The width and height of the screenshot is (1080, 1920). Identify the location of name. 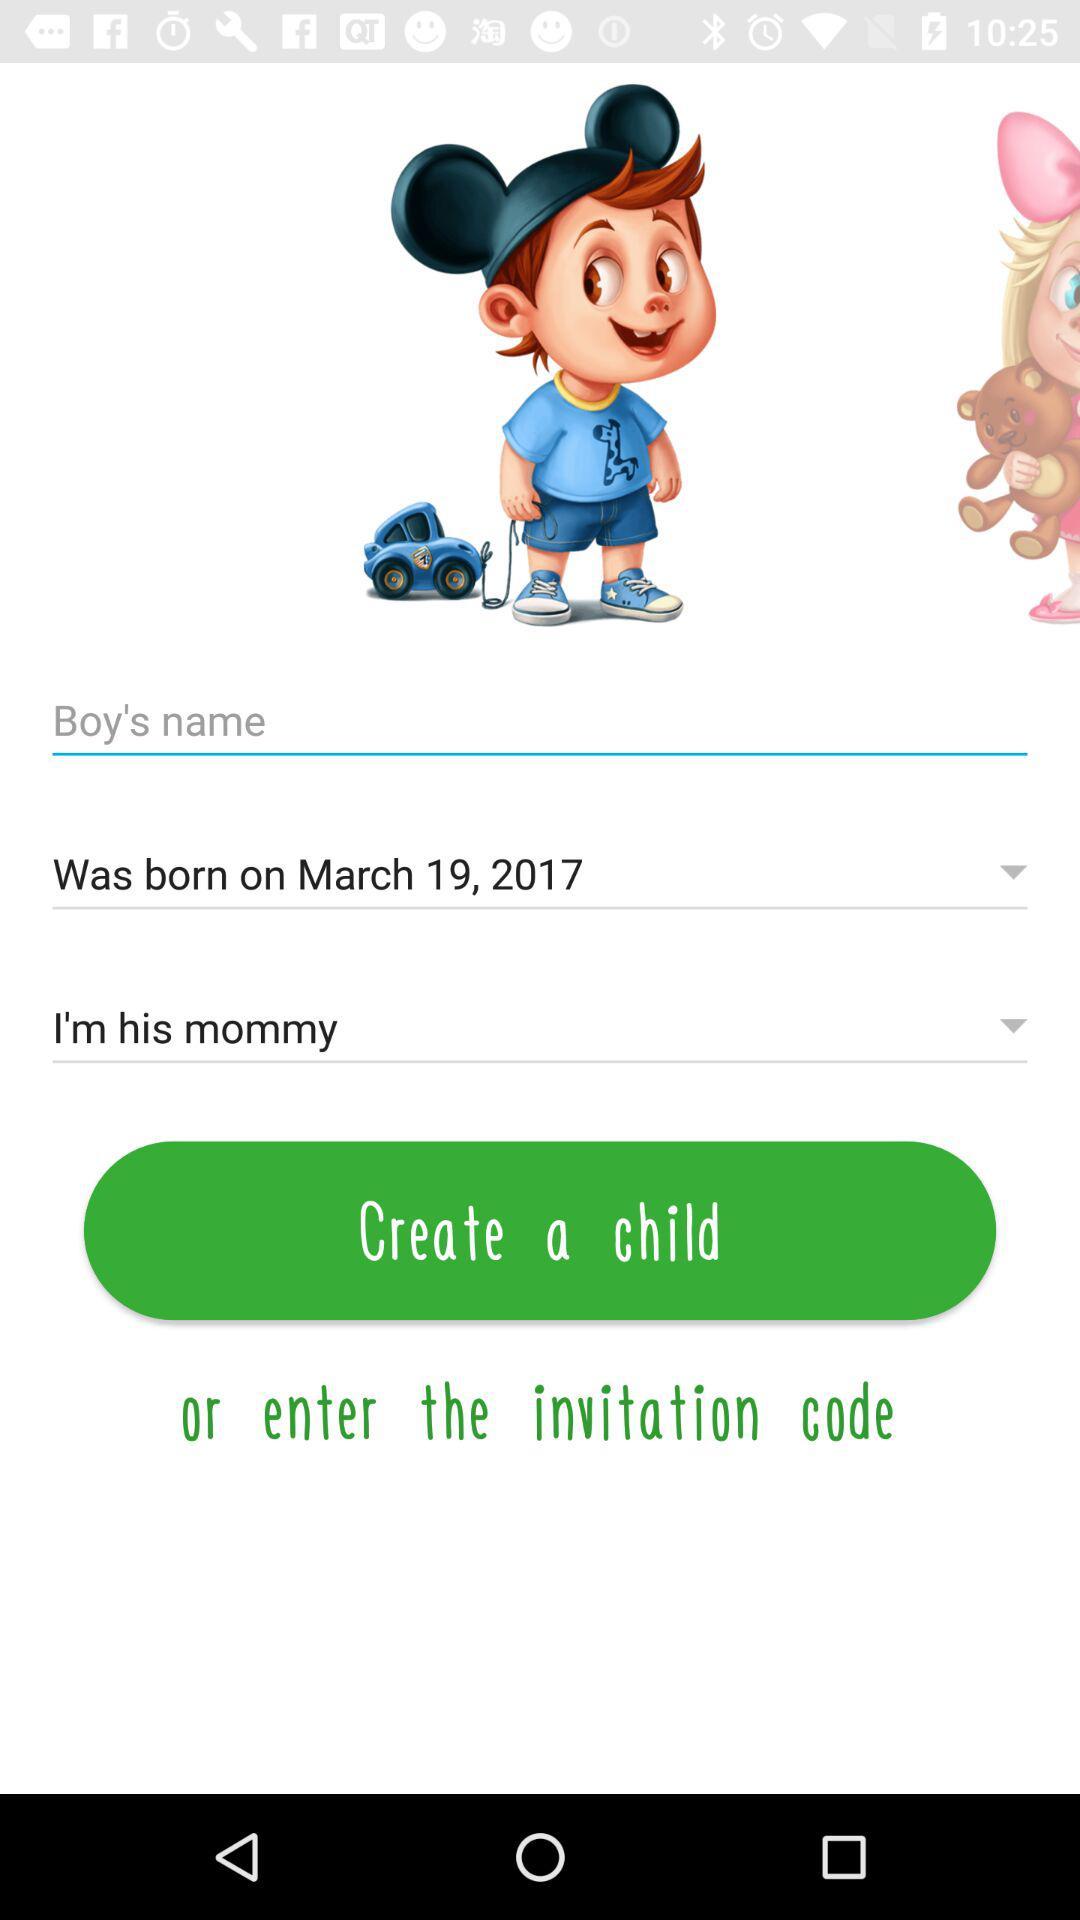
(540, 720).